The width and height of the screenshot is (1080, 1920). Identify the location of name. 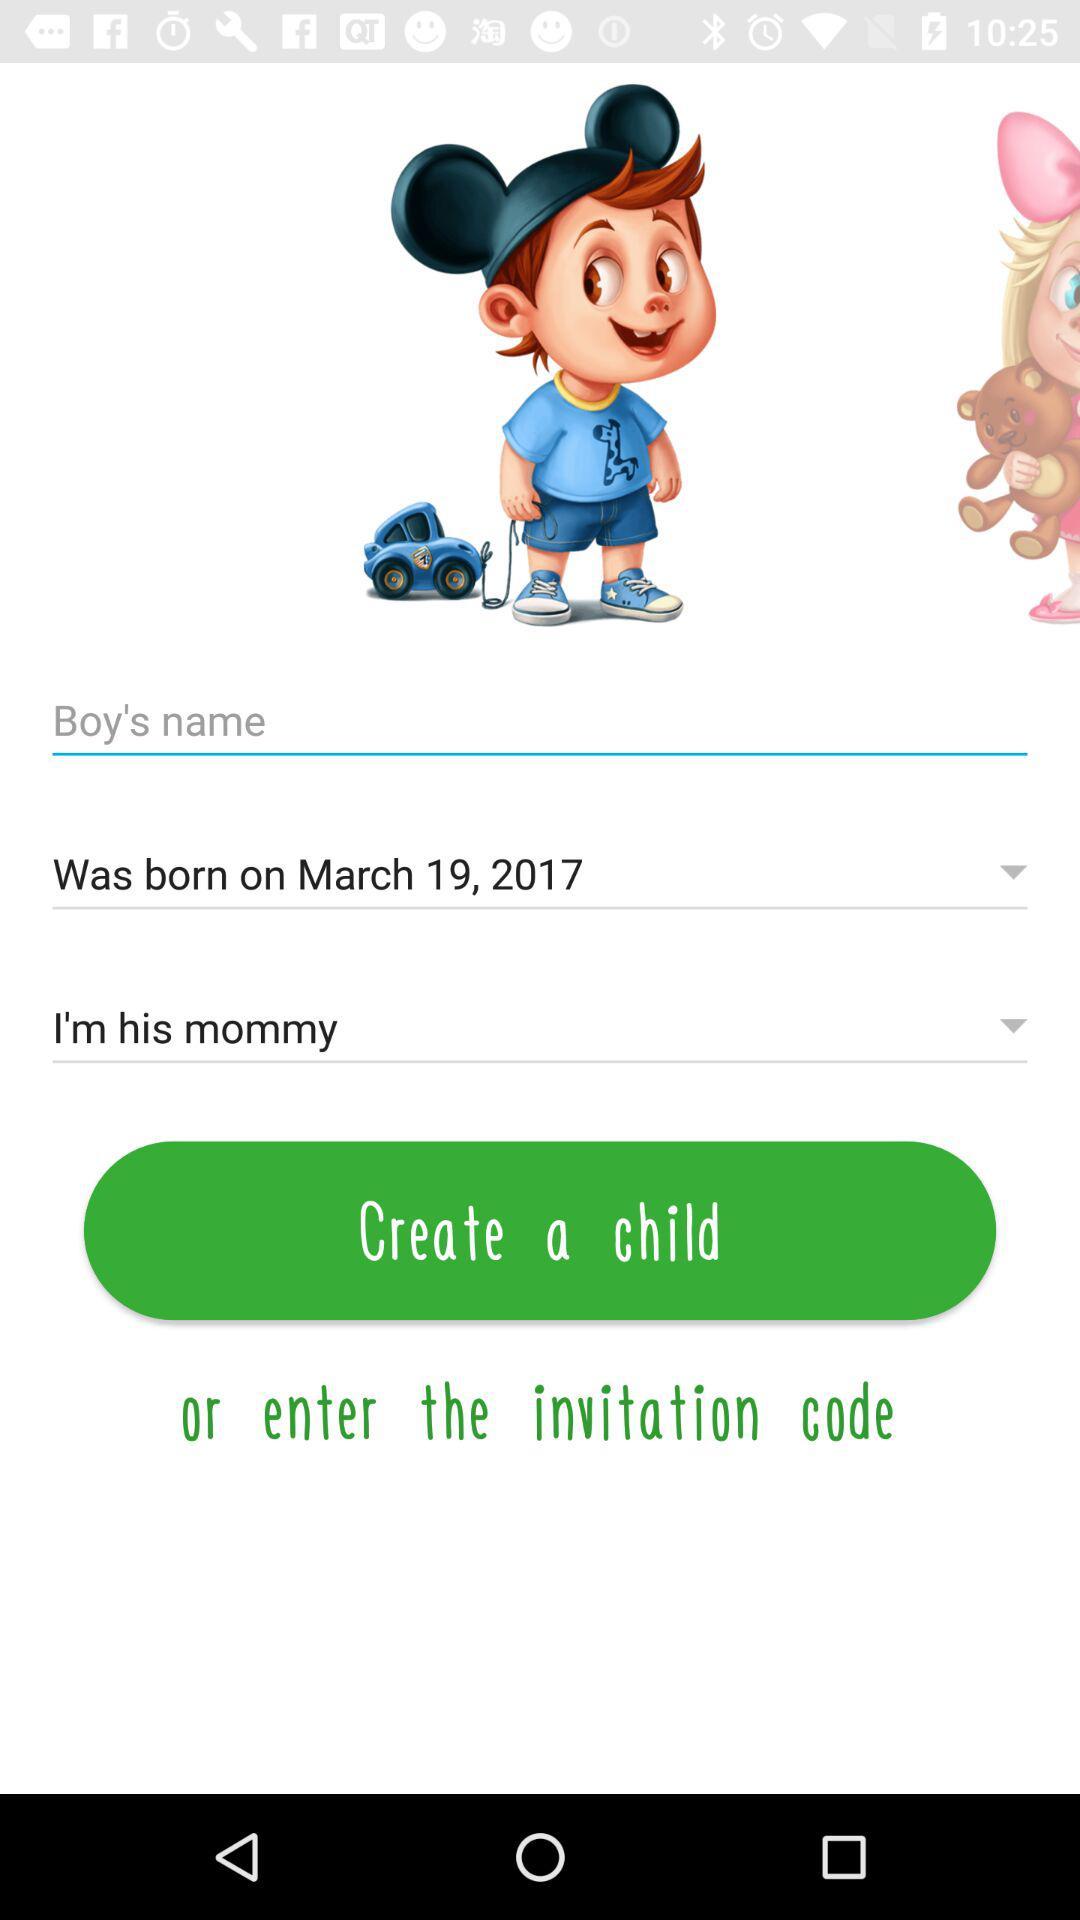
(540, 720).